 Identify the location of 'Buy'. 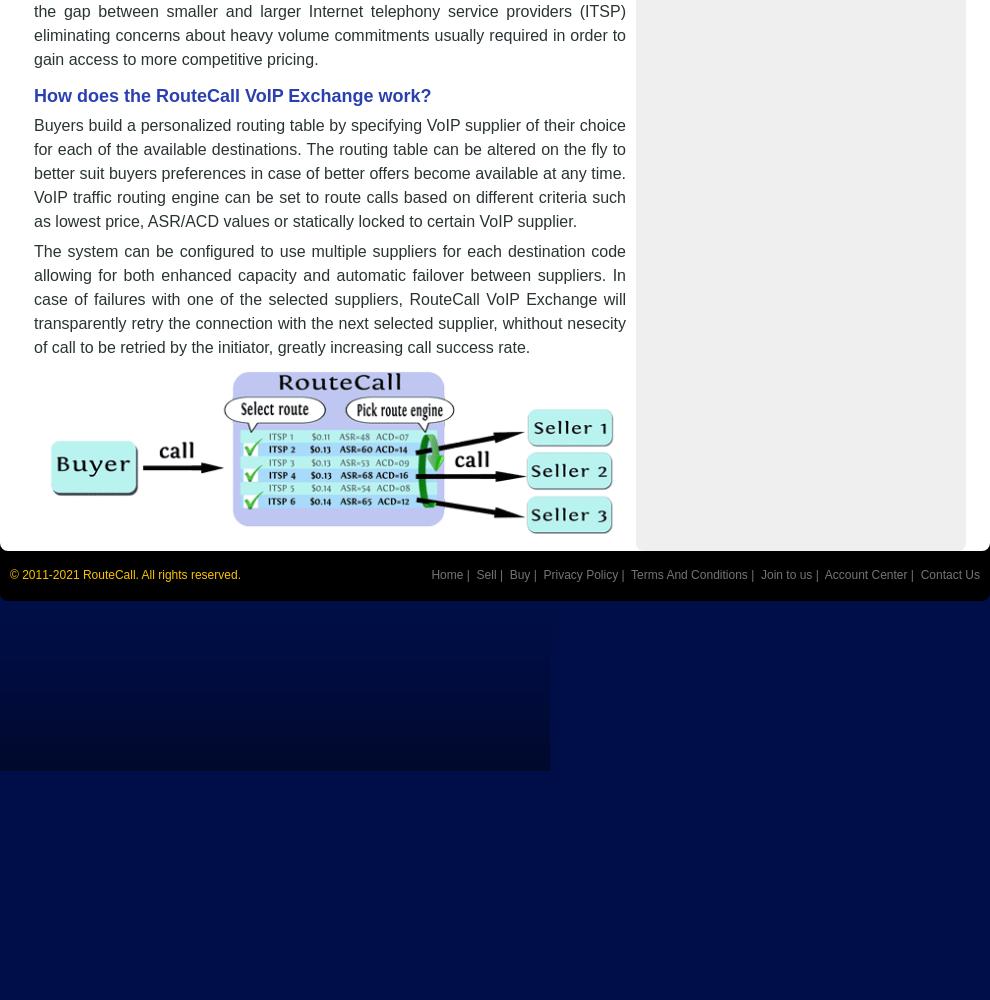
(507, 574).